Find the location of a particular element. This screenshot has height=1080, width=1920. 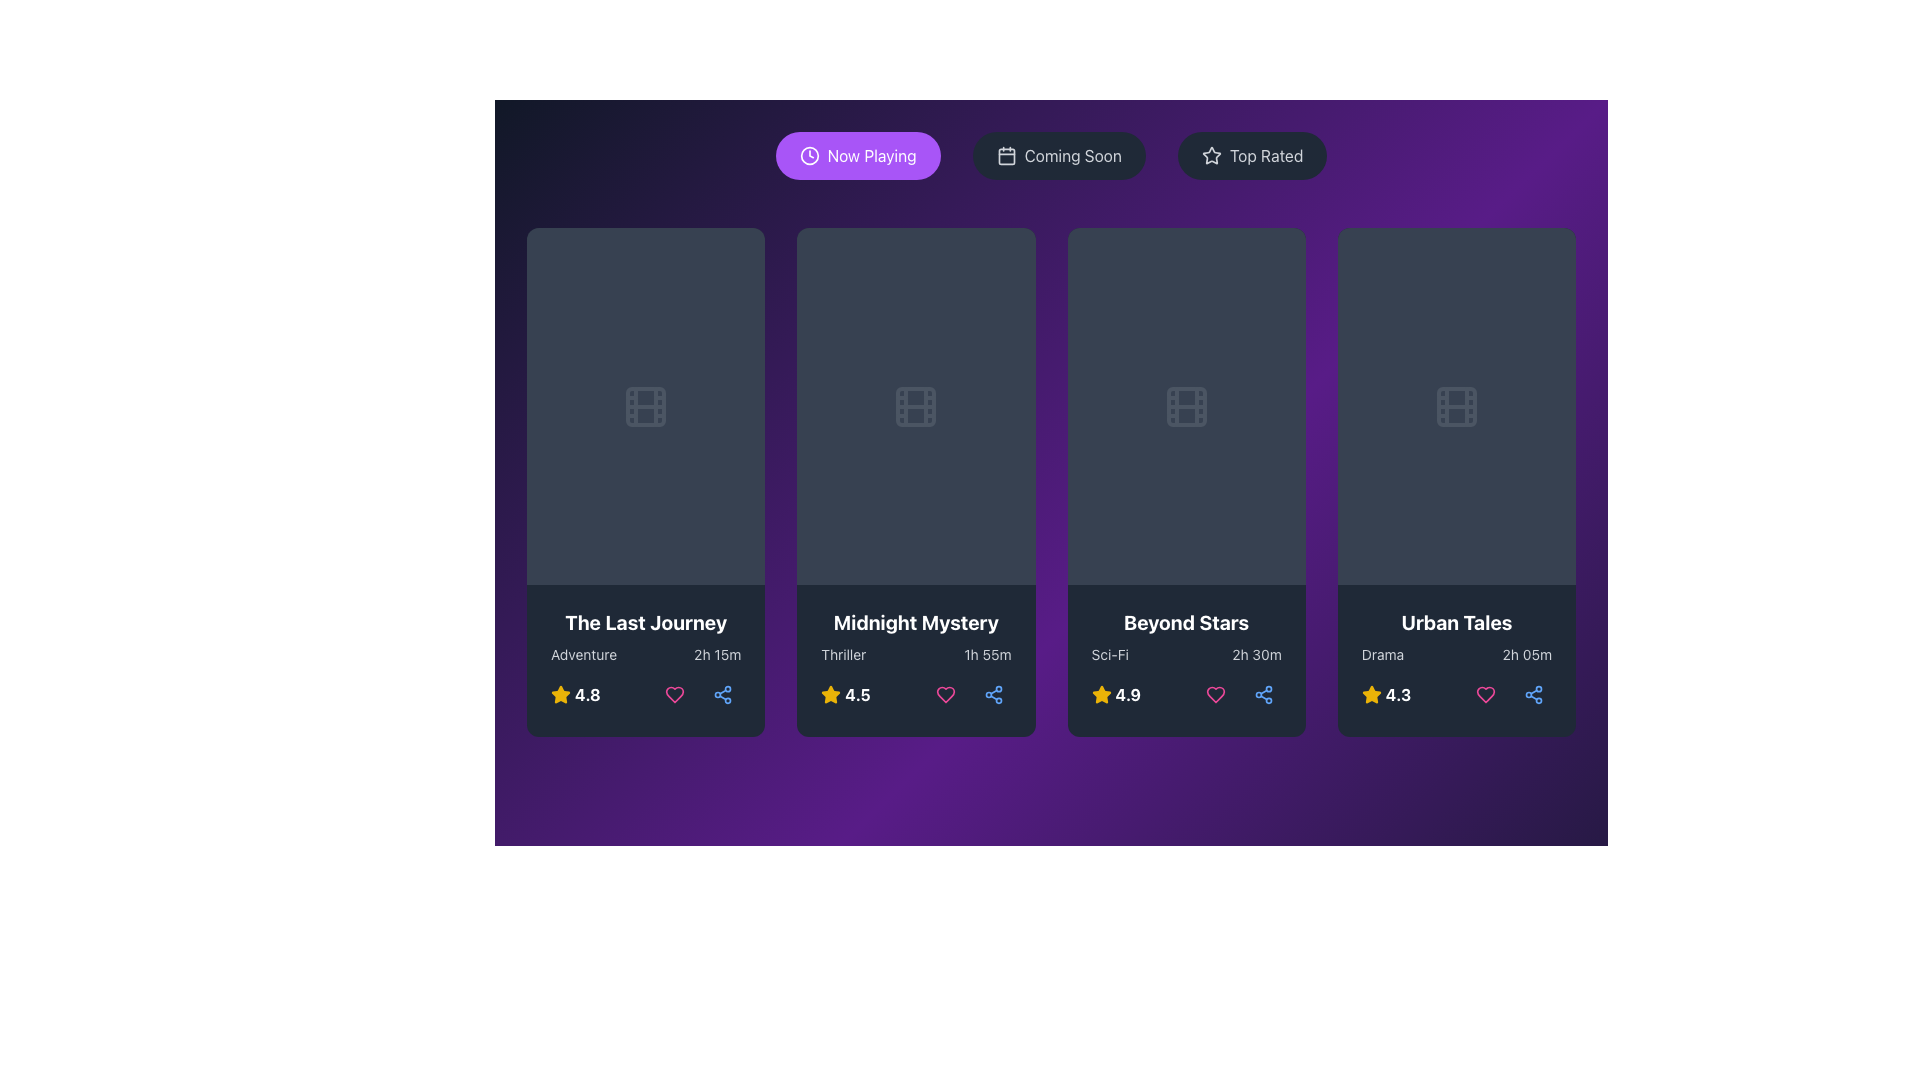

the heart-shaped icon in pink color located at the bottom right of the second card in the grid layout, below the movie title 'Midnight Mystery' and its rating, to mark or unmark it as a favorite is located at coordinates (944, 694).